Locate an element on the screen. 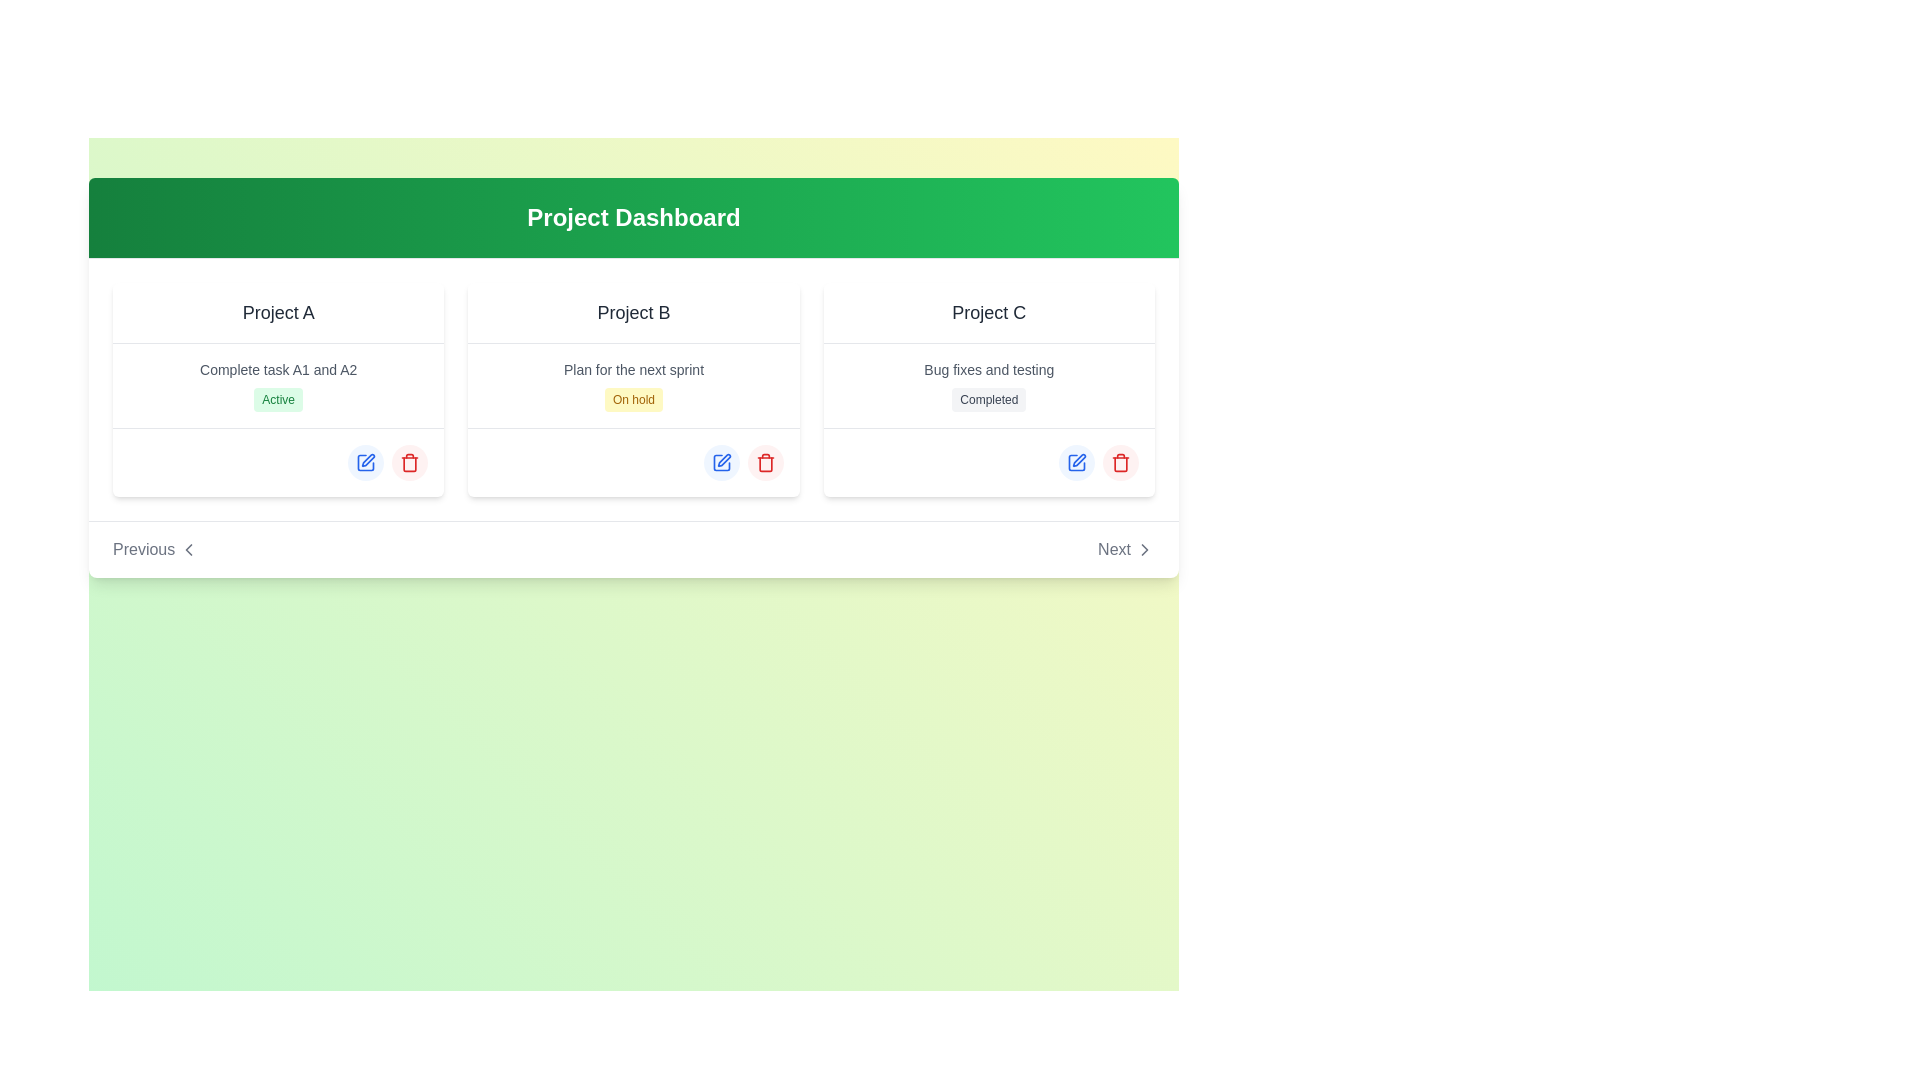  the trash icon button in the action controls of the third card in the dashboard for 'Project C' is located at coordinates (1121, 462).